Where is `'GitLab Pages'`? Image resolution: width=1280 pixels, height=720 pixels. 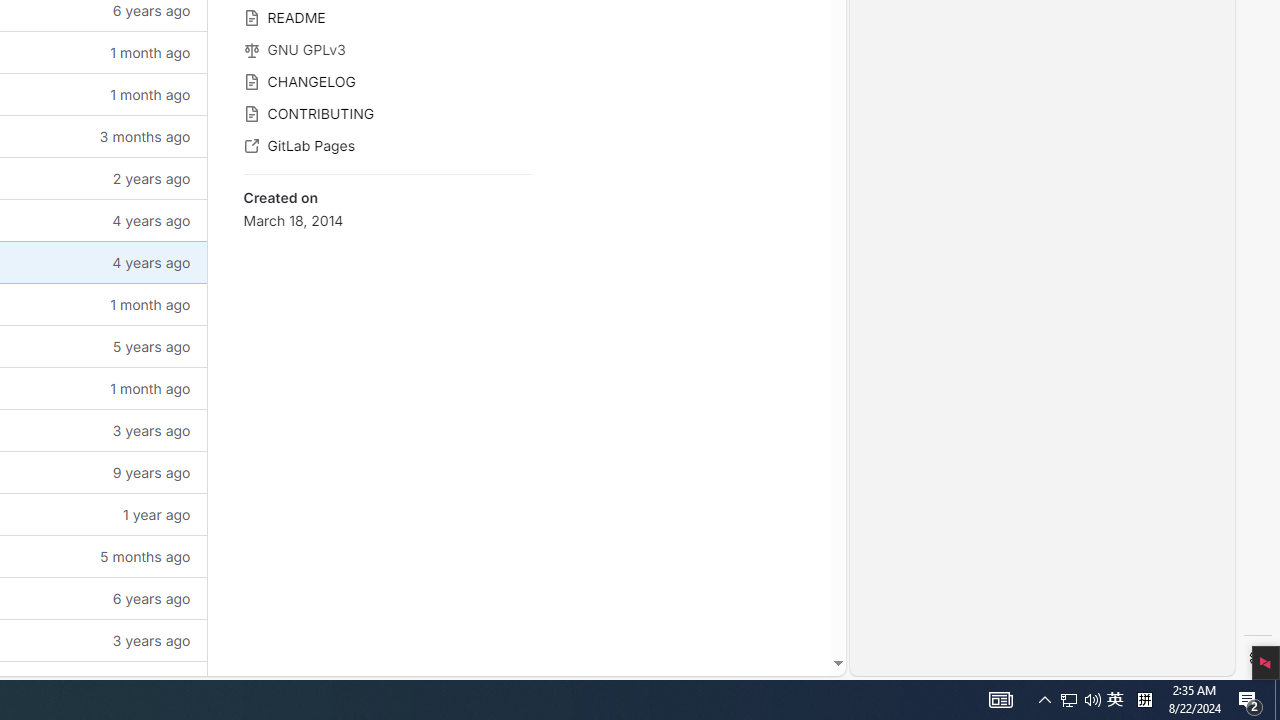
'GitLab Pages' is located at coordinates (387, 143).